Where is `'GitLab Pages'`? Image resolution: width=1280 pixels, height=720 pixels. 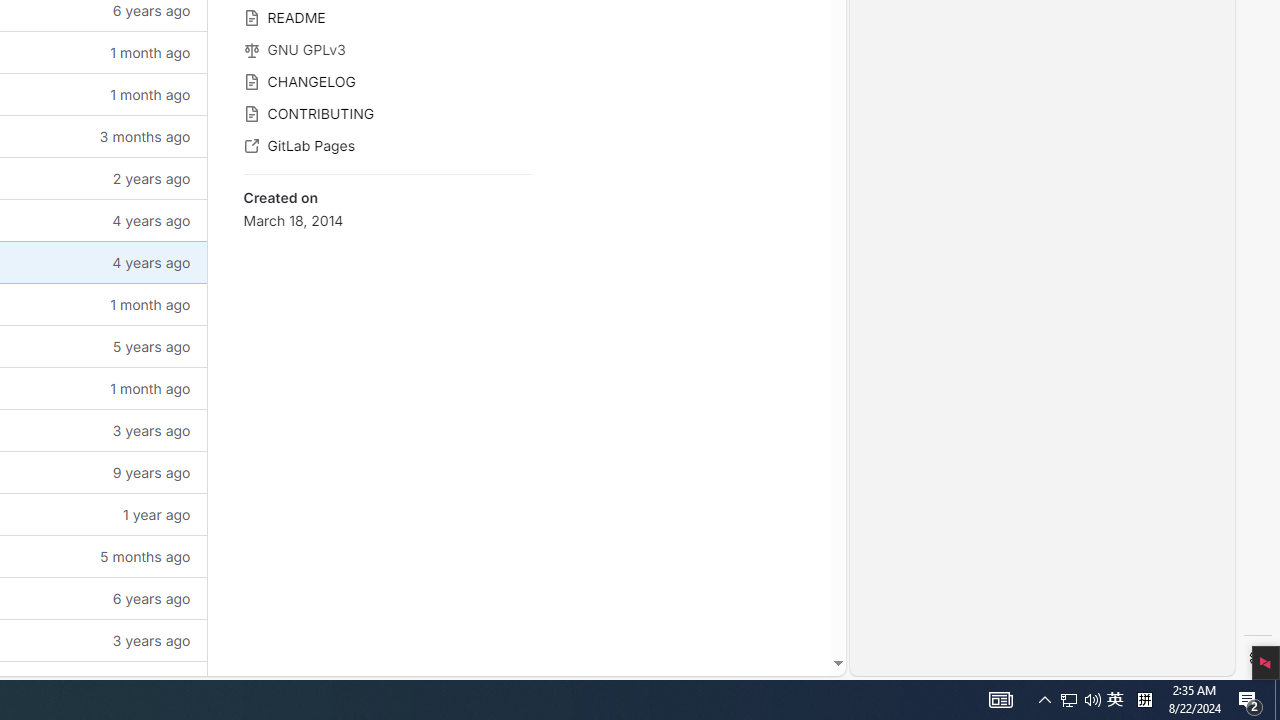
'GitLab Pages' is located at coordinates (387, 143).